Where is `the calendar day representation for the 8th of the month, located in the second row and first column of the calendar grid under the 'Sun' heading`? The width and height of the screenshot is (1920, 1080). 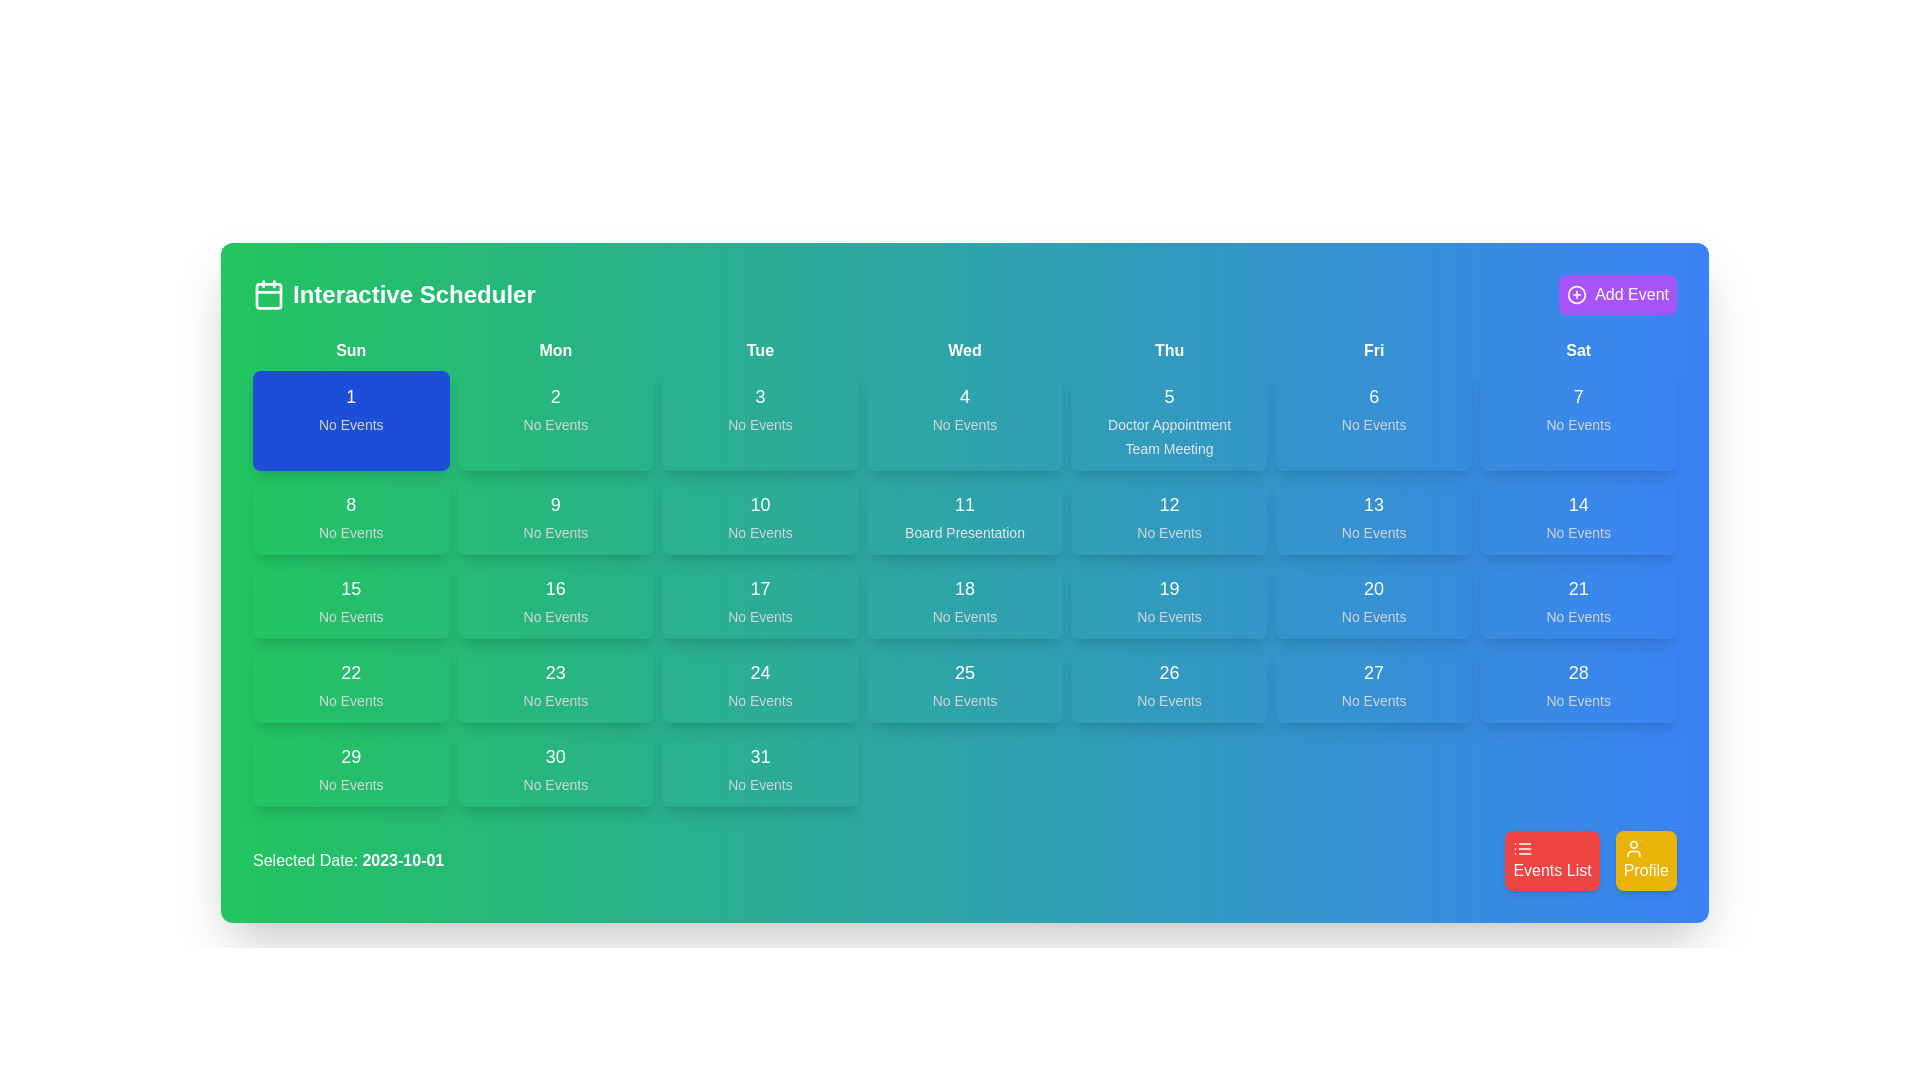 the calendar day representation for the 8th of the month, located in the second row and first column of the calendar grid under the 'Sun' heading is located at coordinates (351, 515).